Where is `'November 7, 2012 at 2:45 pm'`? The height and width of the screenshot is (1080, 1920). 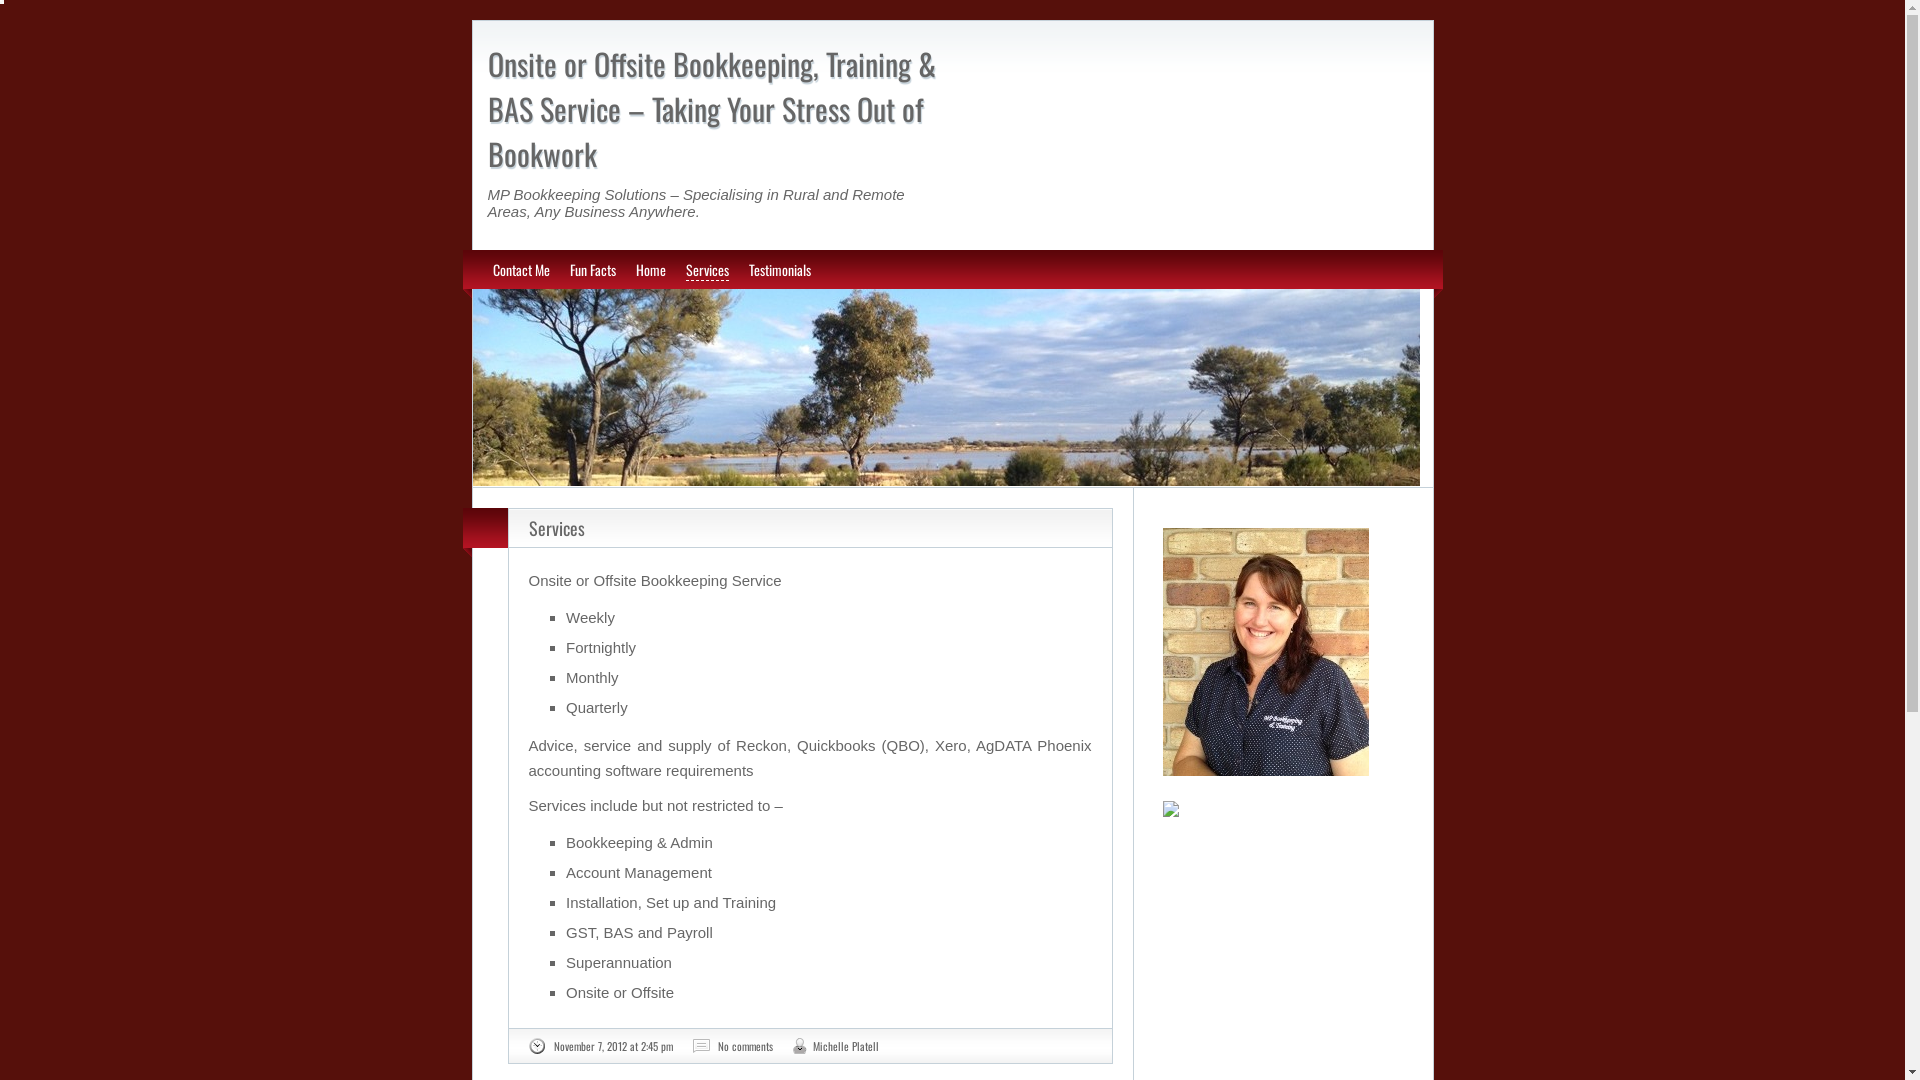 'November 7, 2012 at 2:45 pm' is located at coordinates (612, 1044).